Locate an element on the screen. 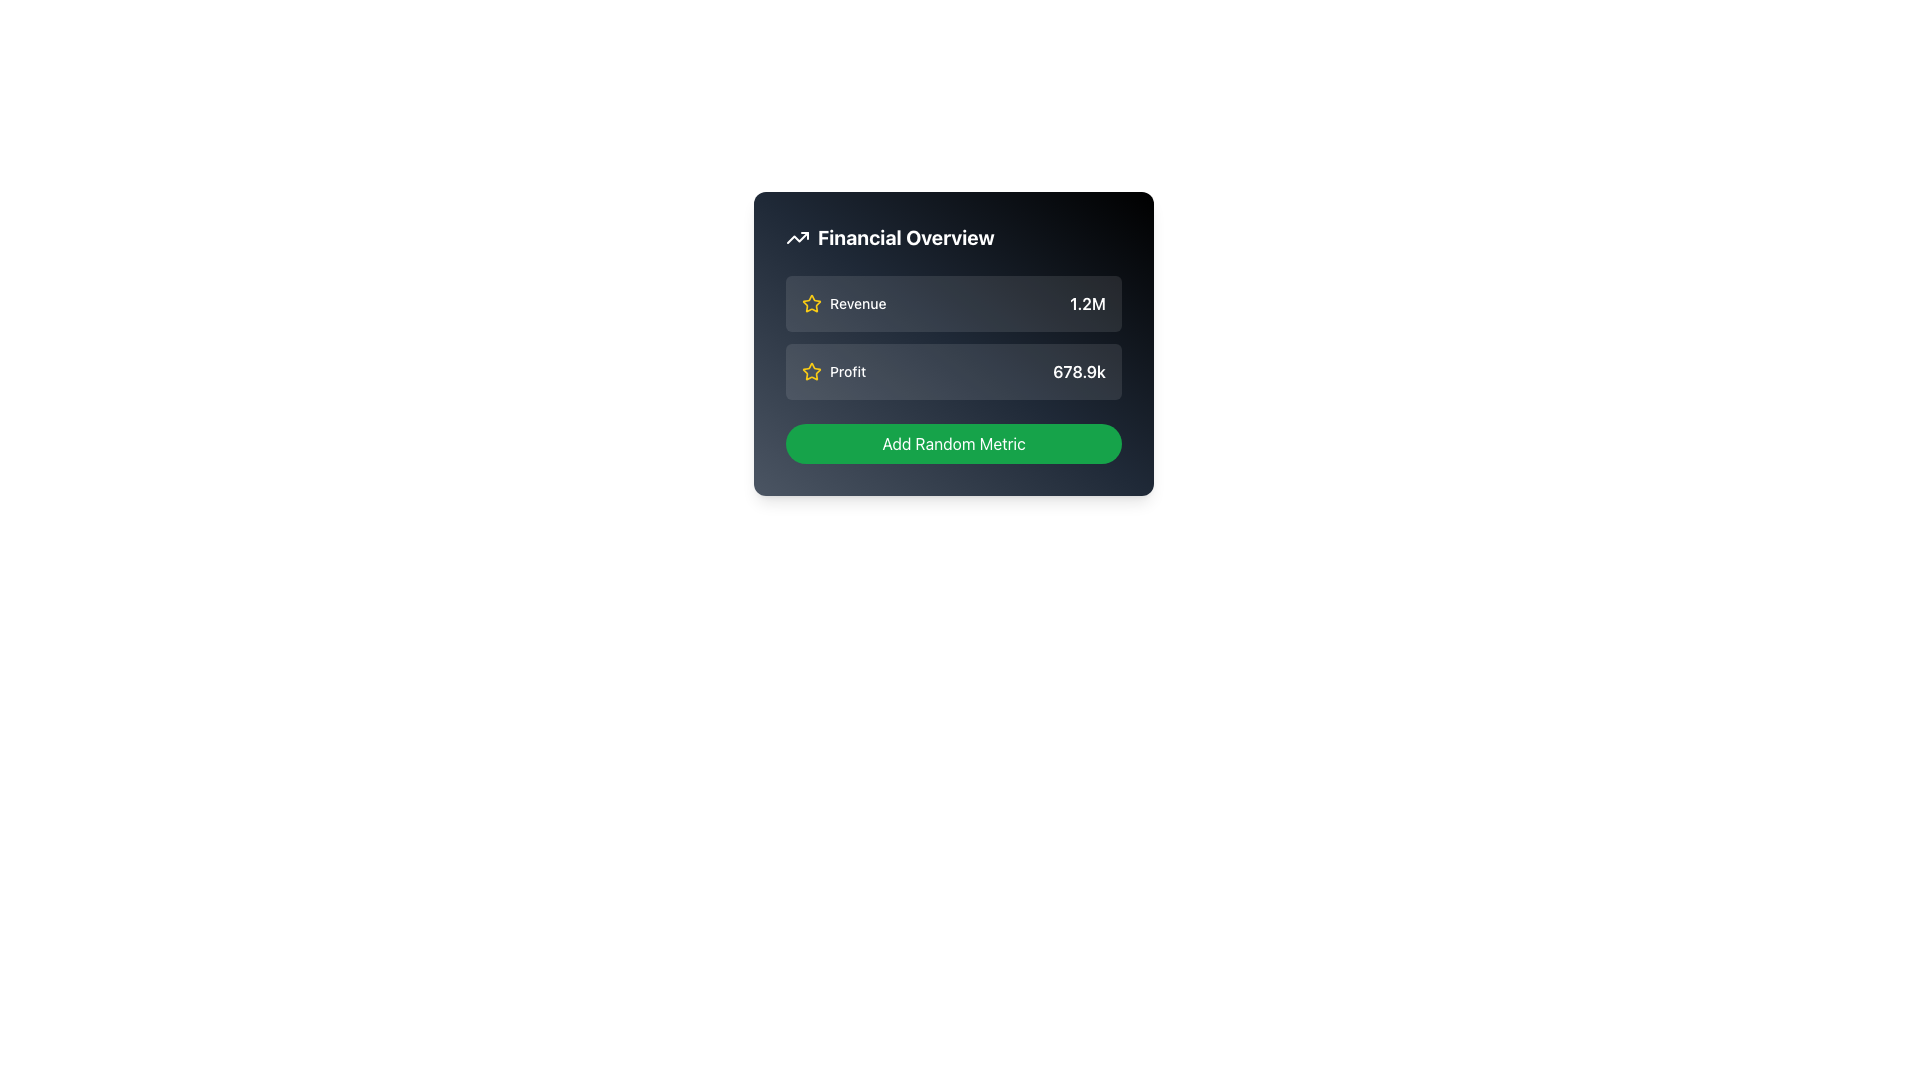 Image resolution: width=1920 pixels, height=1080 pixels. text label 'Revenue' located in the 'Financial Overview' section, positioned to the right of the yellow star icon and to the left of the numerical value '1.2M' is located at coordinates (858, 304).